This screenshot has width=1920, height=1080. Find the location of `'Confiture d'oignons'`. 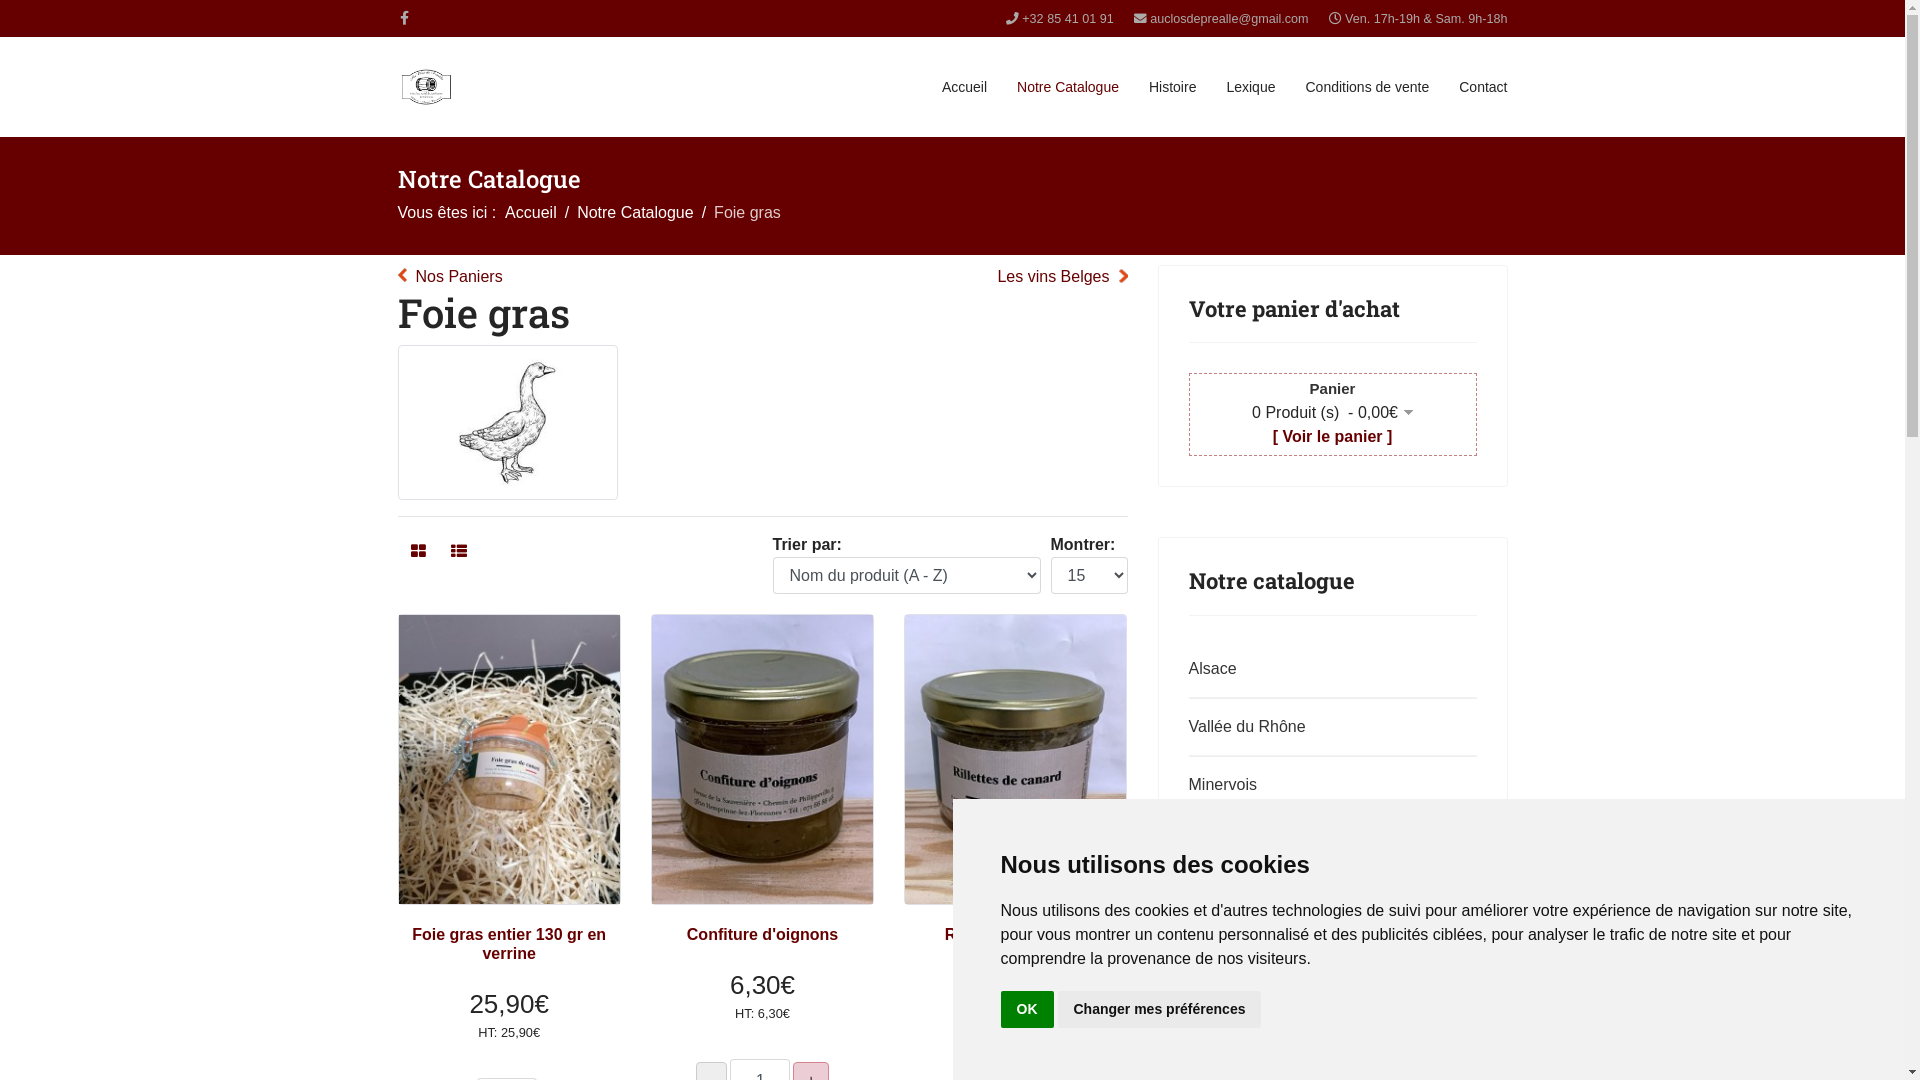

'Confiture d'oignons' is located at coordinates (761, 934).